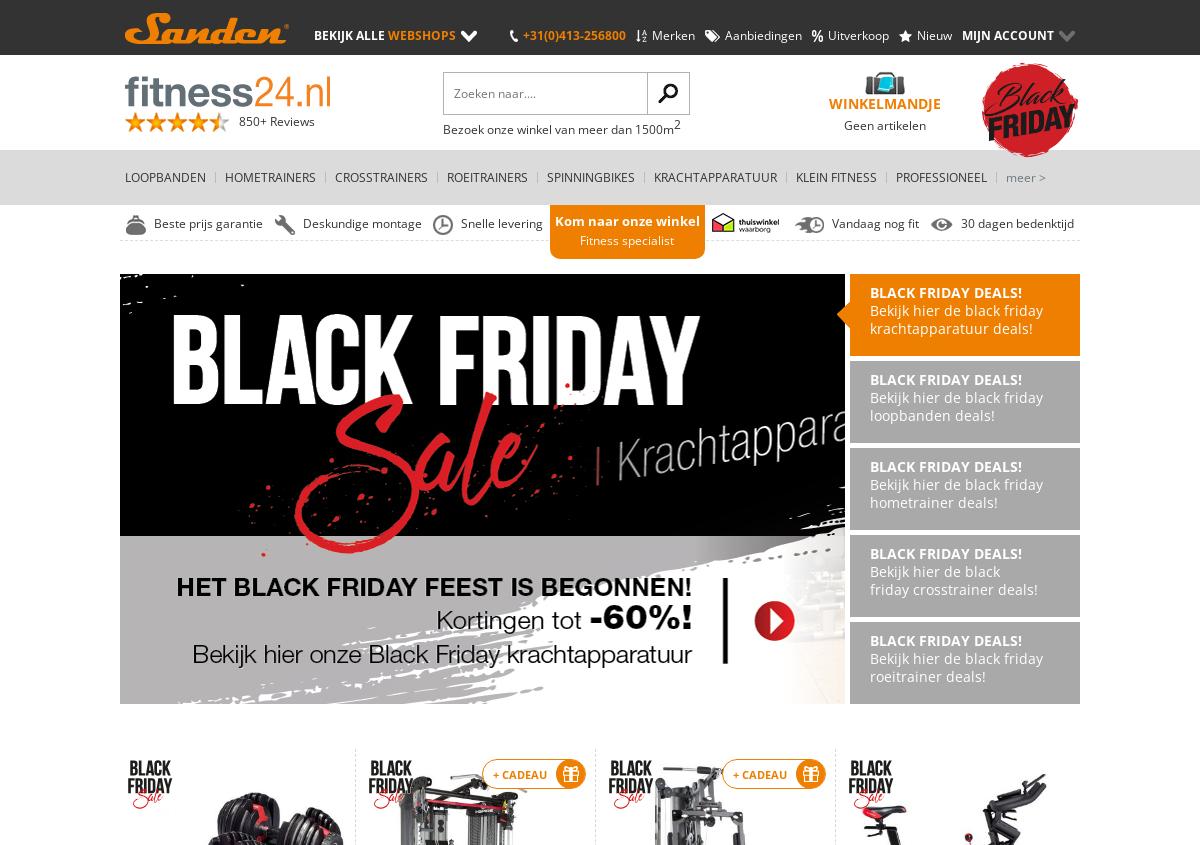 The image size is (1200, 845). I want to click on 'Spinningbikes', so click(590, 176).